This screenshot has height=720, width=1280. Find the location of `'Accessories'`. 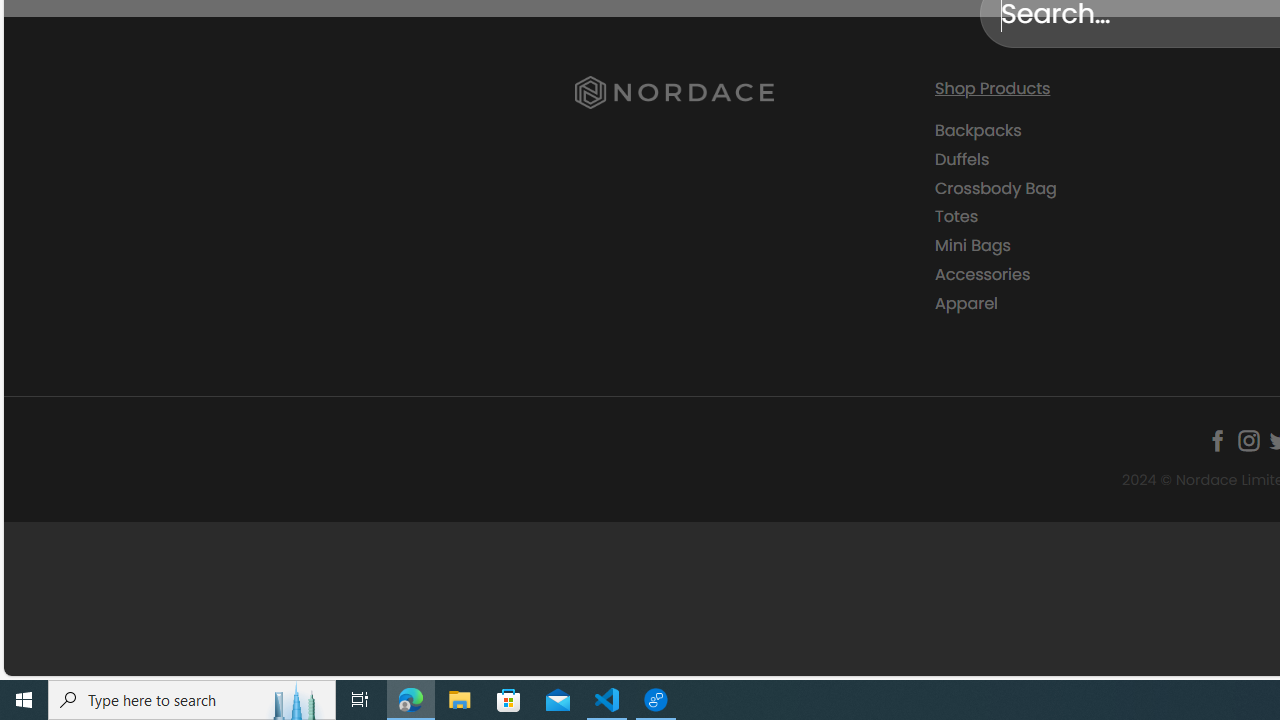

'Accessories' is located at coordinates (1098, 274).